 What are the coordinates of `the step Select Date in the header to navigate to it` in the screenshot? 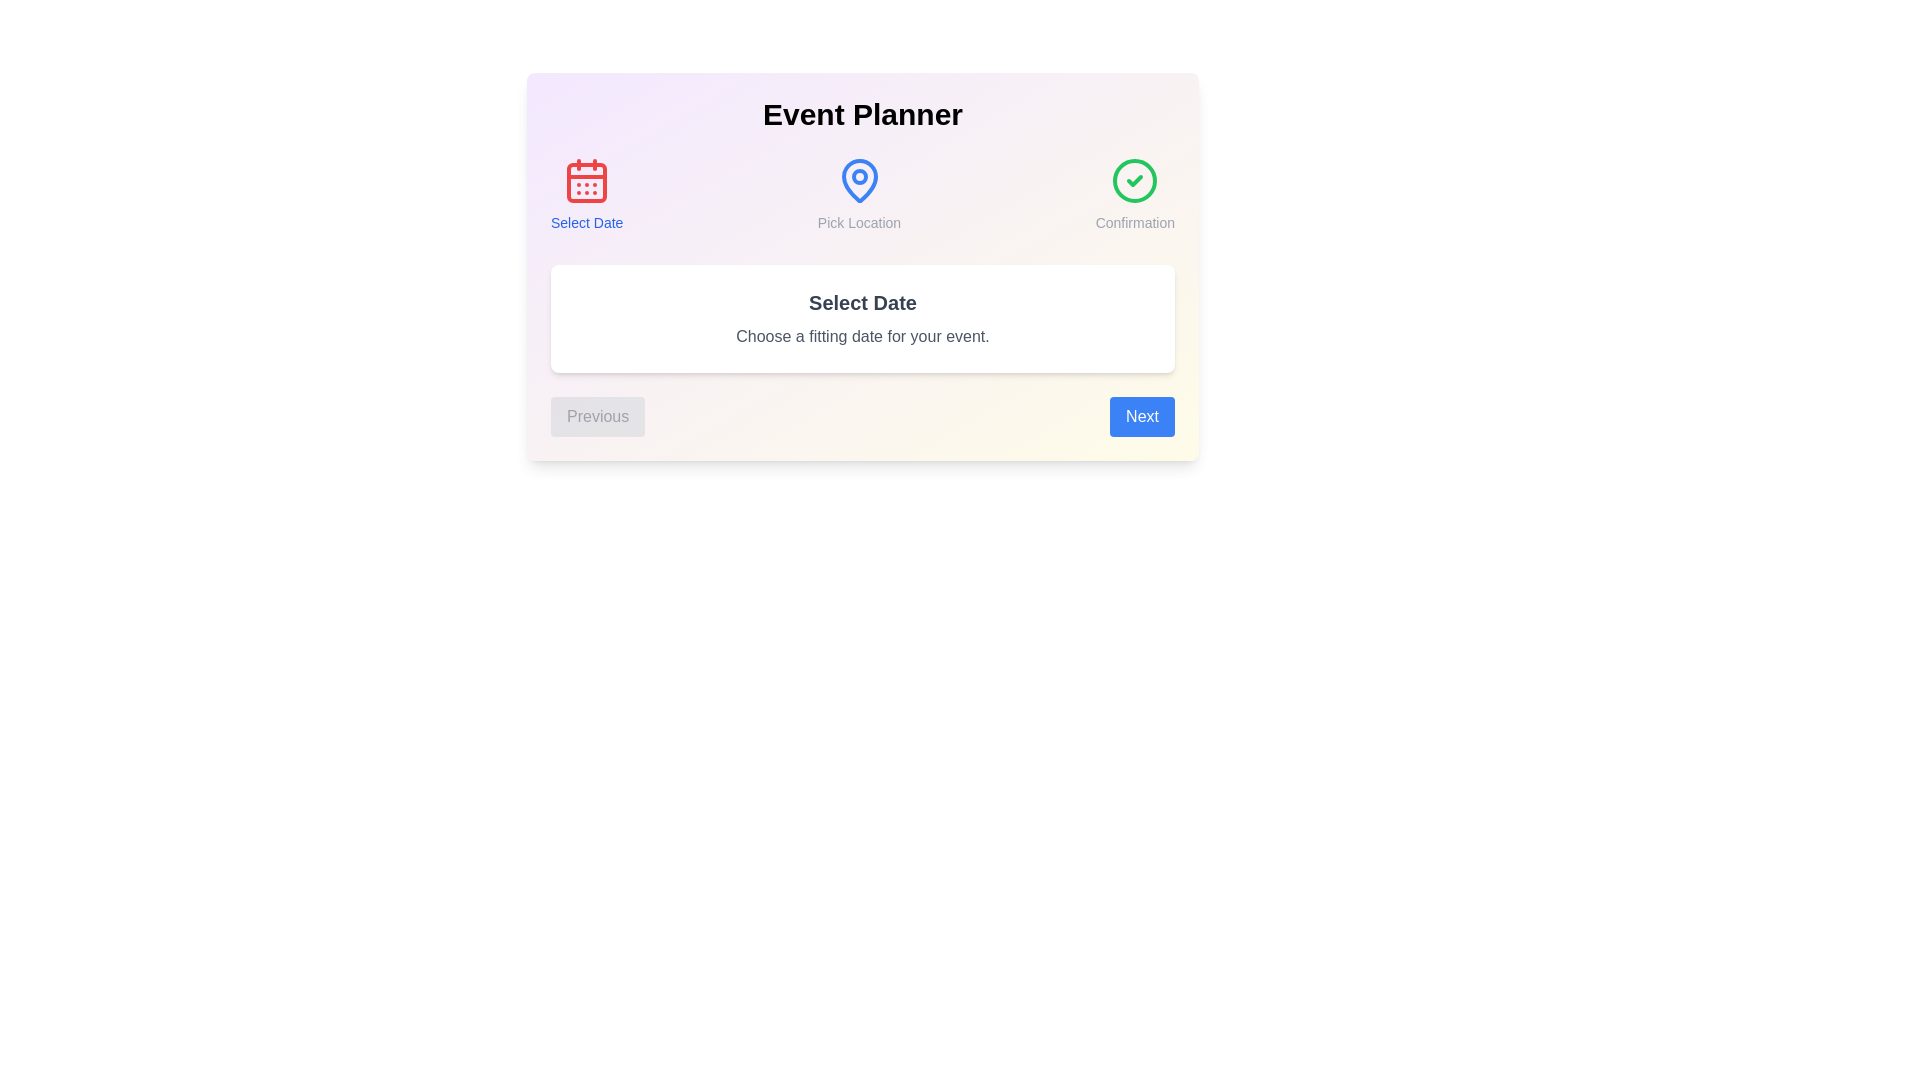 It's located at (585, 195).